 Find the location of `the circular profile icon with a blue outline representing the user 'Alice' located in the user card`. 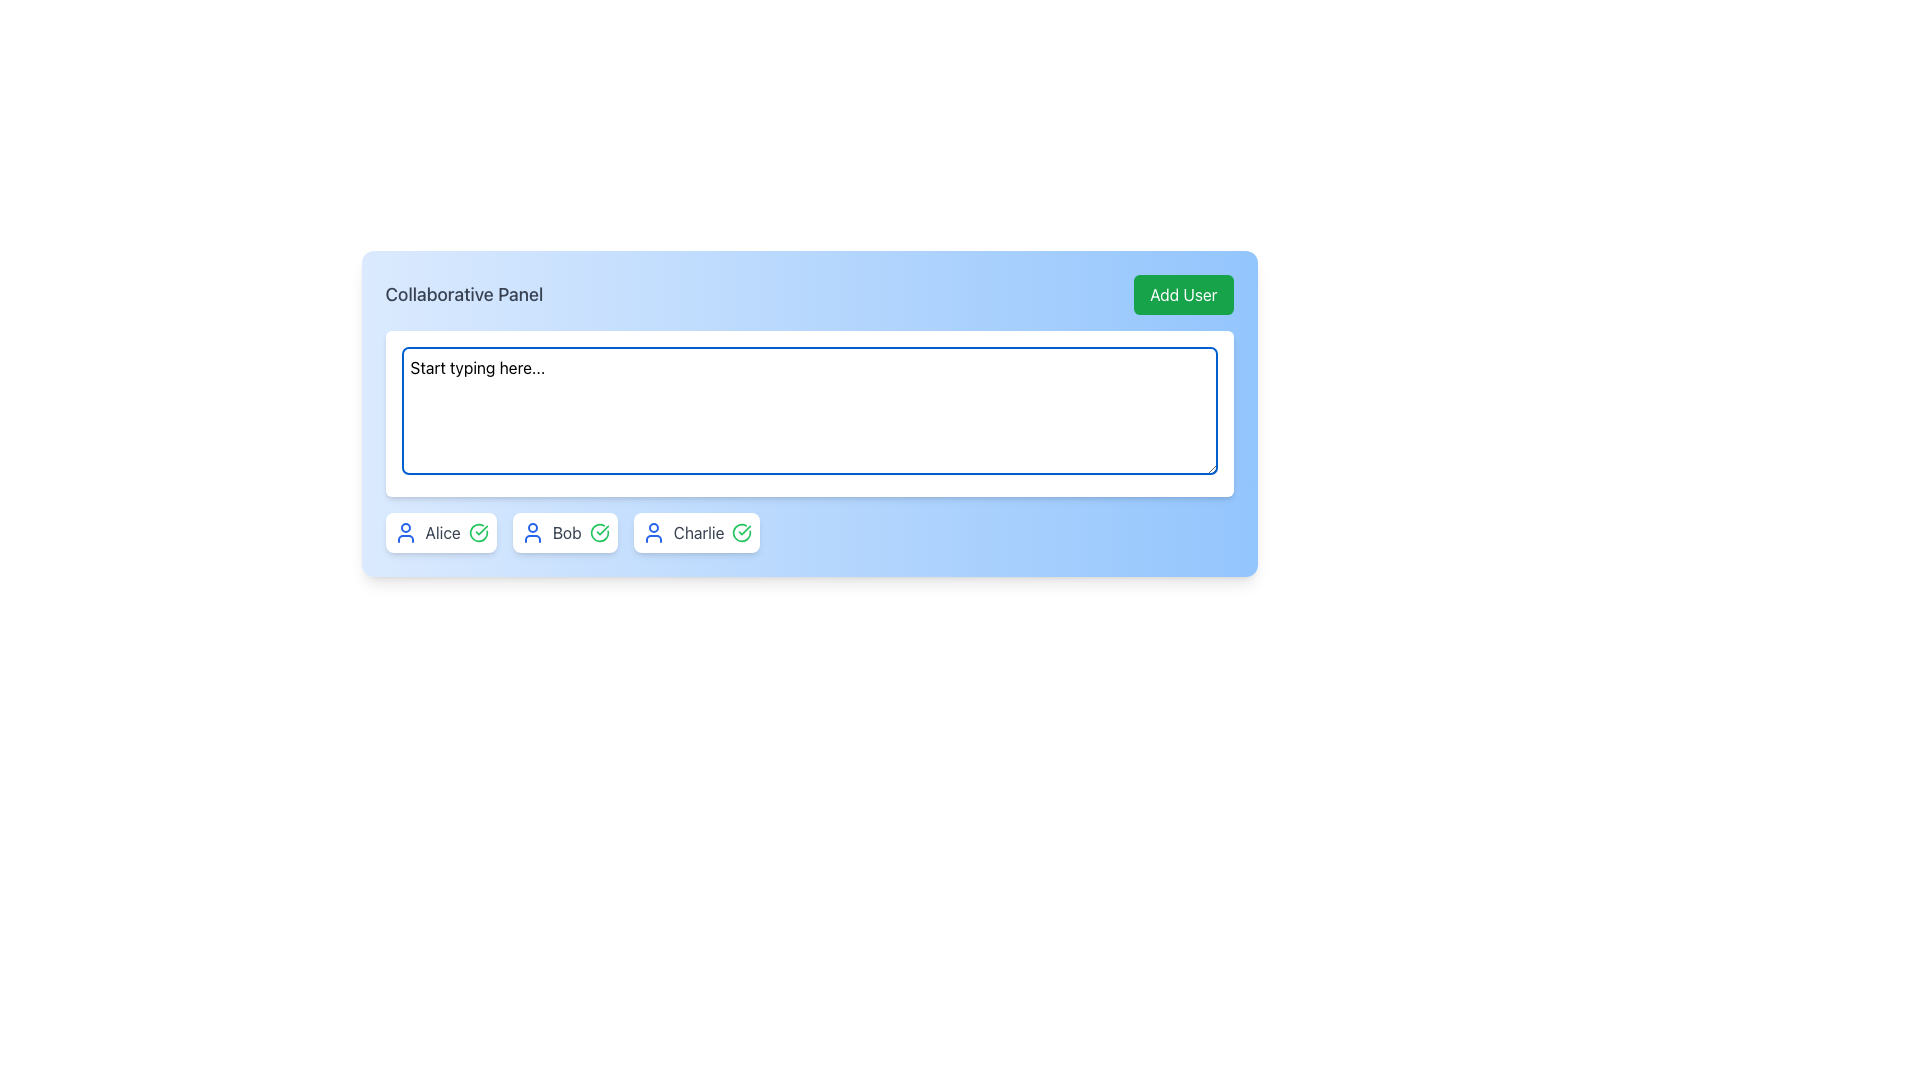

the circular profile icon with a blue outline representing the user 'Alice' located in the user card is located at coordinates (404, 531).